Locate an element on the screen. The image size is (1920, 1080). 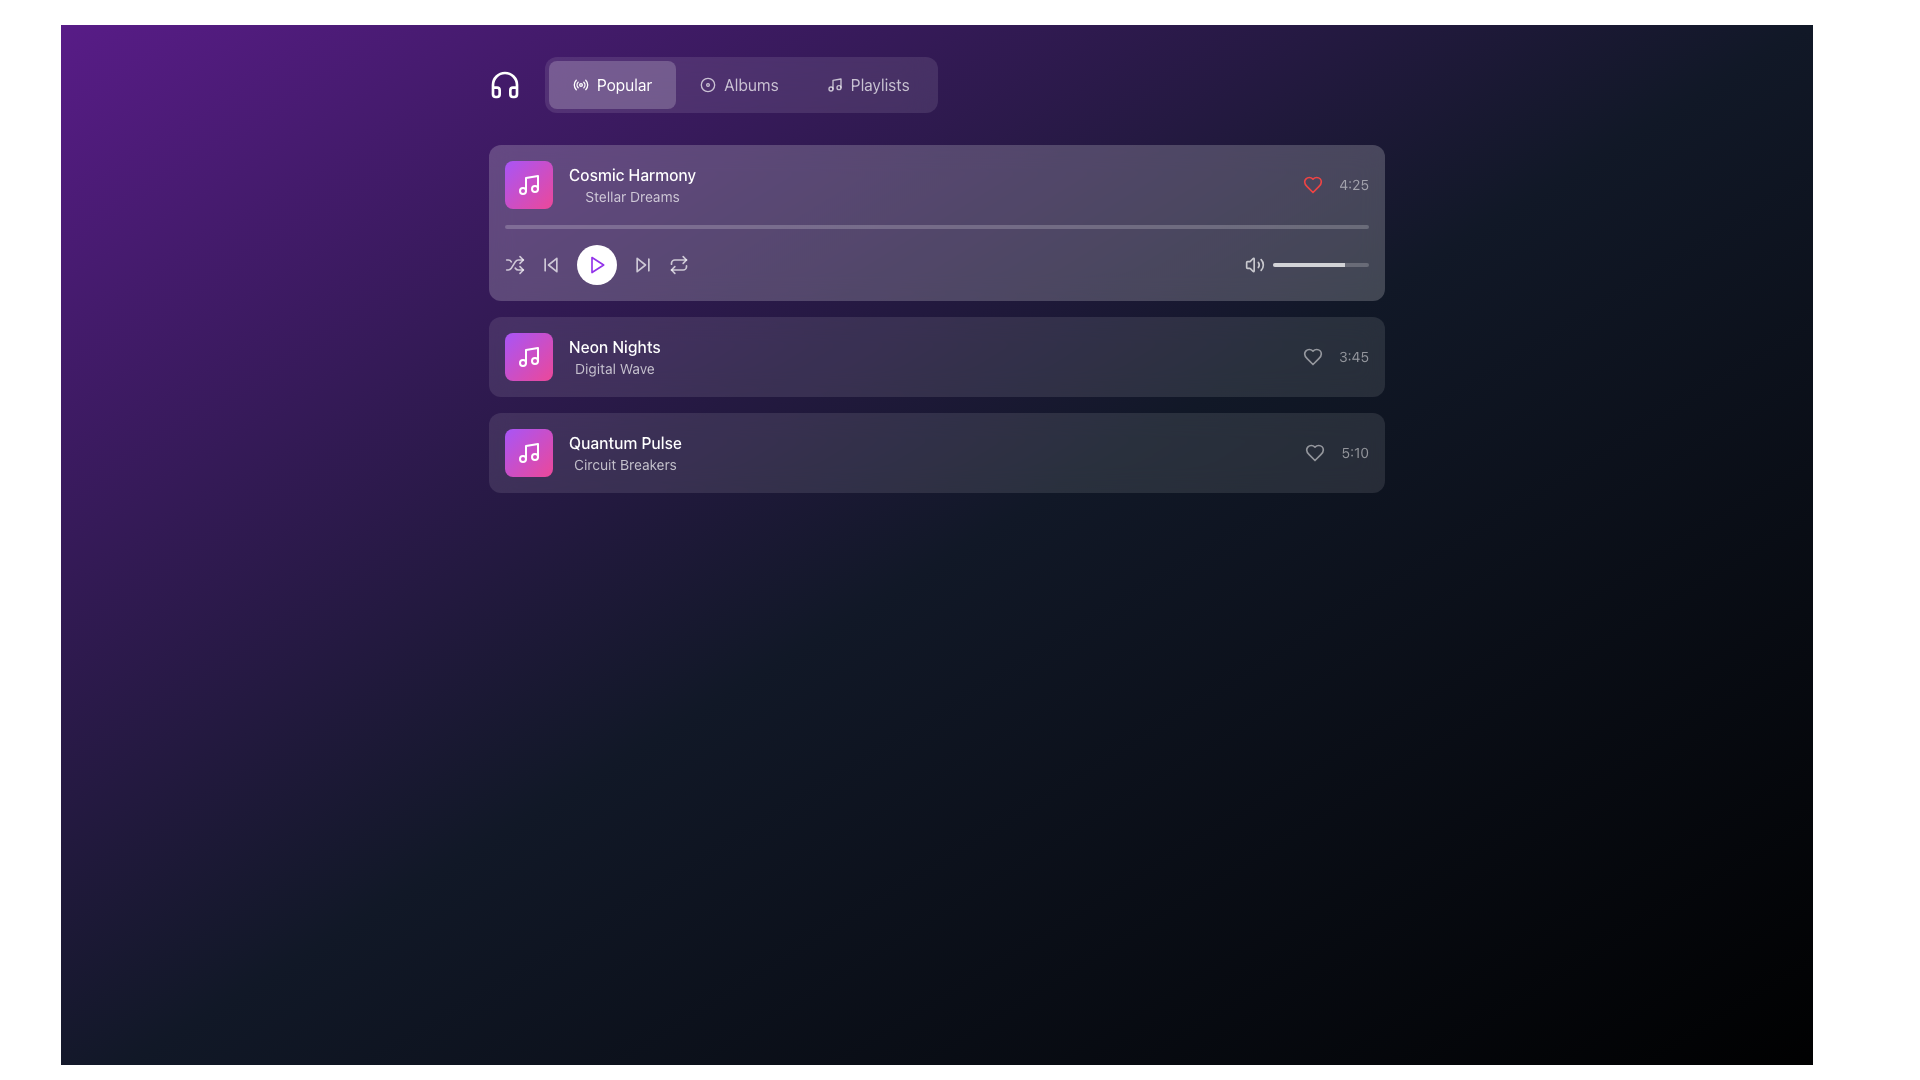
the Decorative SVG Circle that visually represents a music-related icon, located in the top-left corner adjacent to the 'Popular' button is located at coordinates (708, 83).